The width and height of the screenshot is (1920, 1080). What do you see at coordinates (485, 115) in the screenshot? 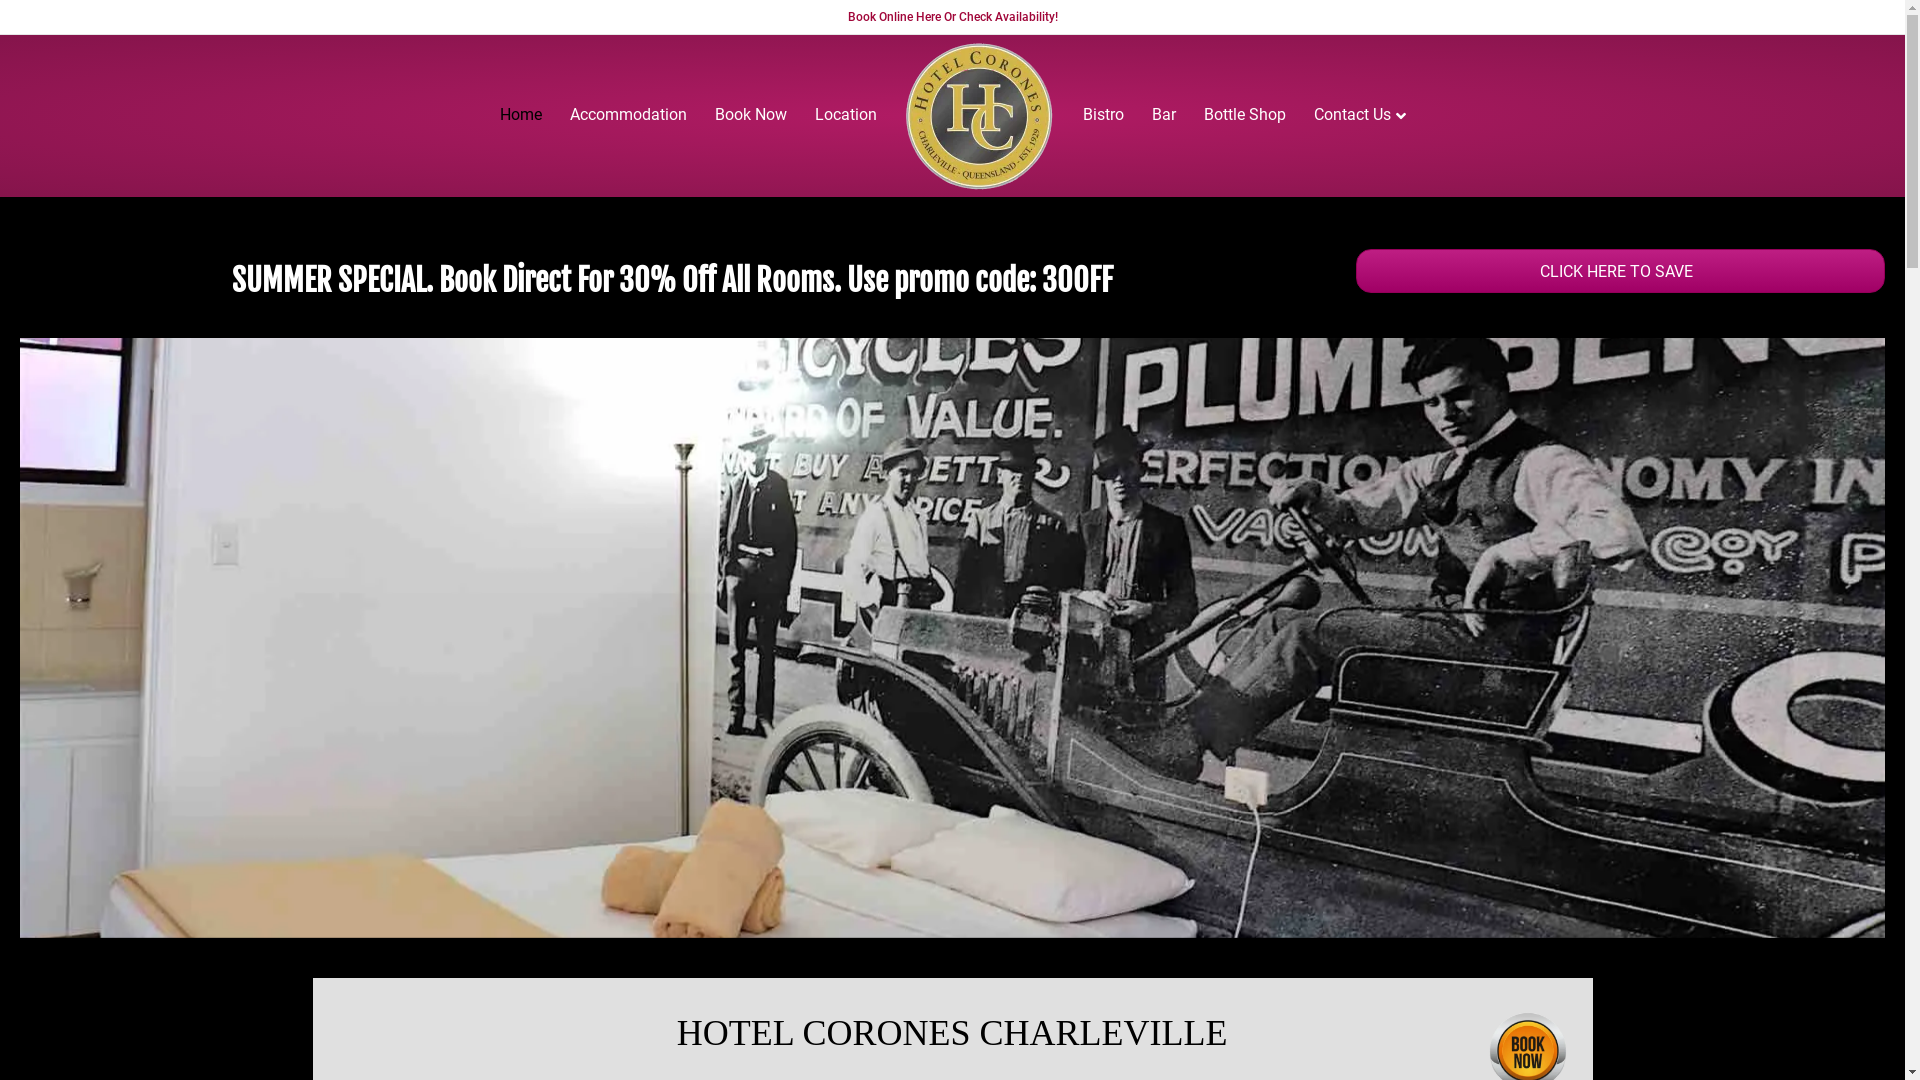
I see `'Home'` at bounding box center [485, 115].